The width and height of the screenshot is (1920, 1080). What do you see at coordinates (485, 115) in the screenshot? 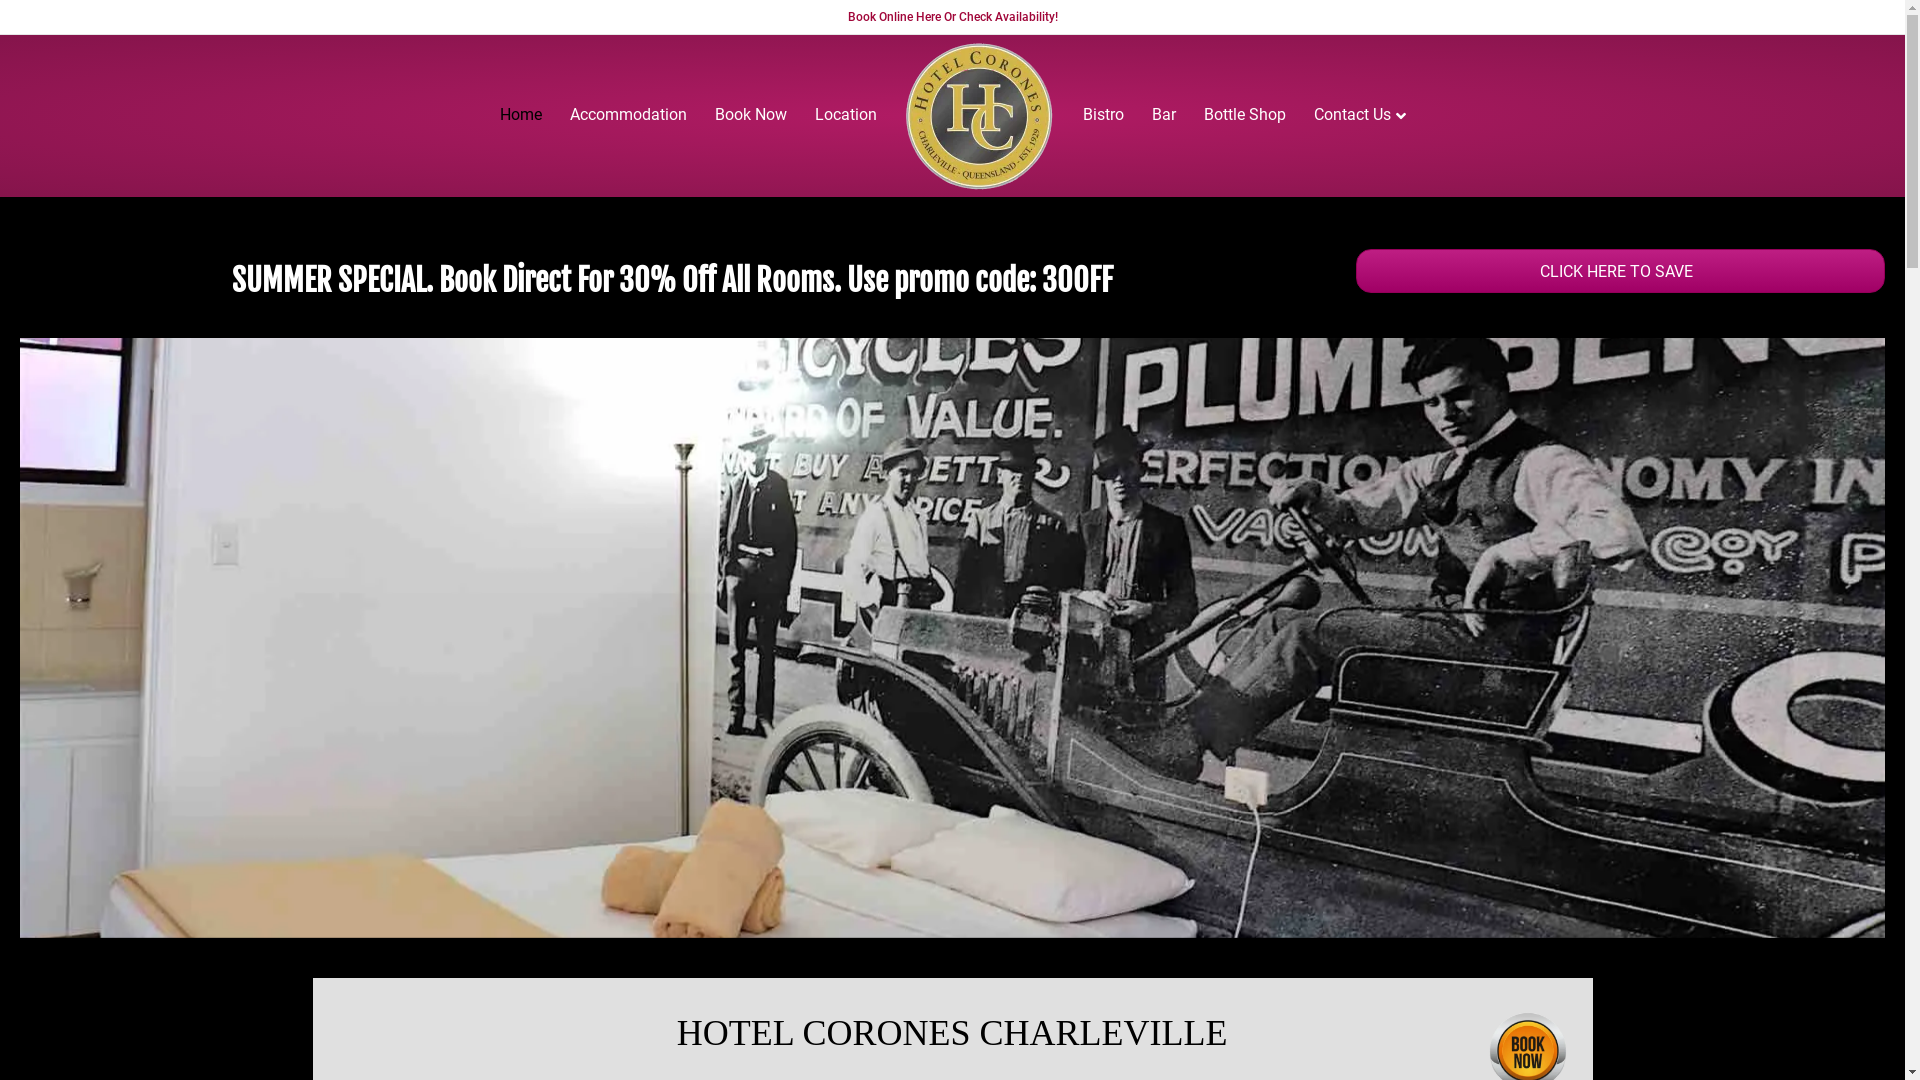
I see `'Home'` at bounding box center [485, 115].